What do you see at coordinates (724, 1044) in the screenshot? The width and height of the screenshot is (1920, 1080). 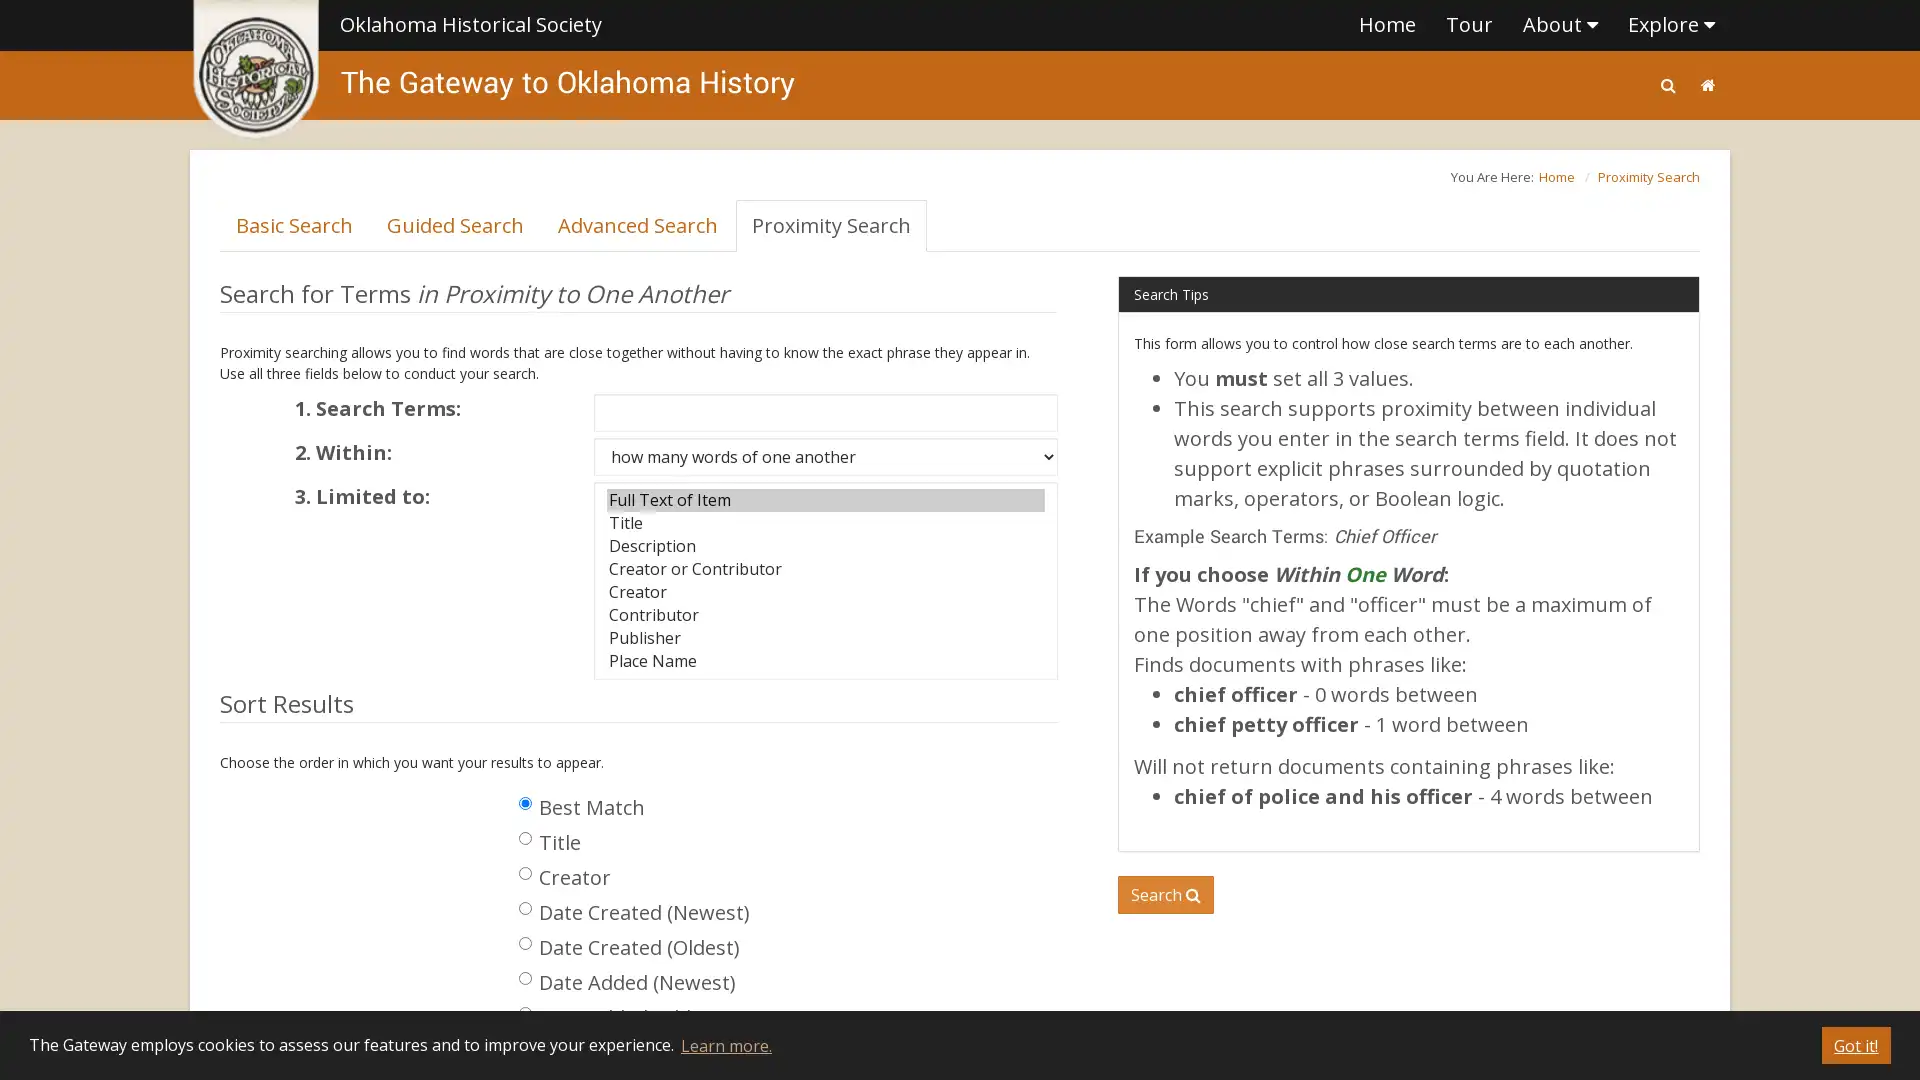 I see `learn more about cookies` at bounding box center [724, 1044].